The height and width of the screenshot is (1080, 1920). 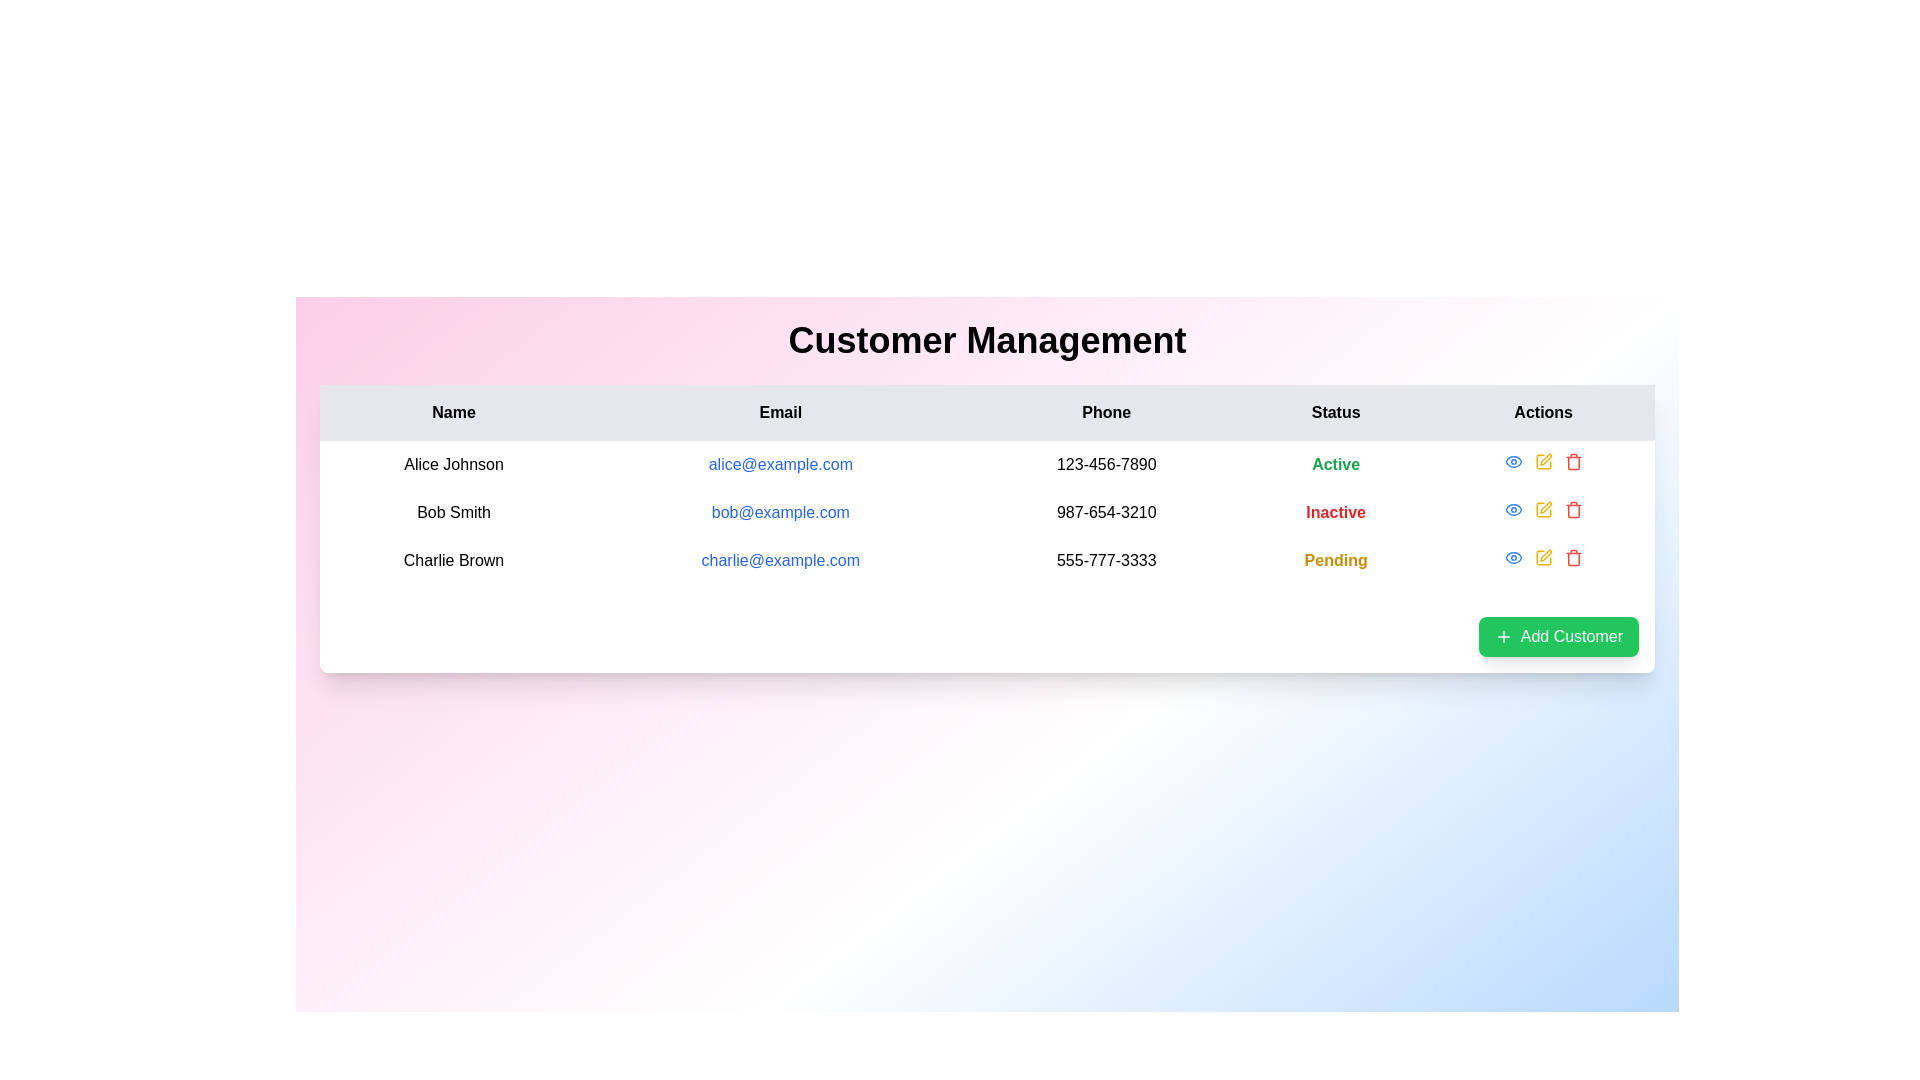 What do you see at coordinates (1105, 512) in the screenshot?
I see `the static text element displaying the phone number '987-654-3210' in the 'Phone' column for 'Bob Smith', located between the email and status fields` at bounding box center [1105, 512].